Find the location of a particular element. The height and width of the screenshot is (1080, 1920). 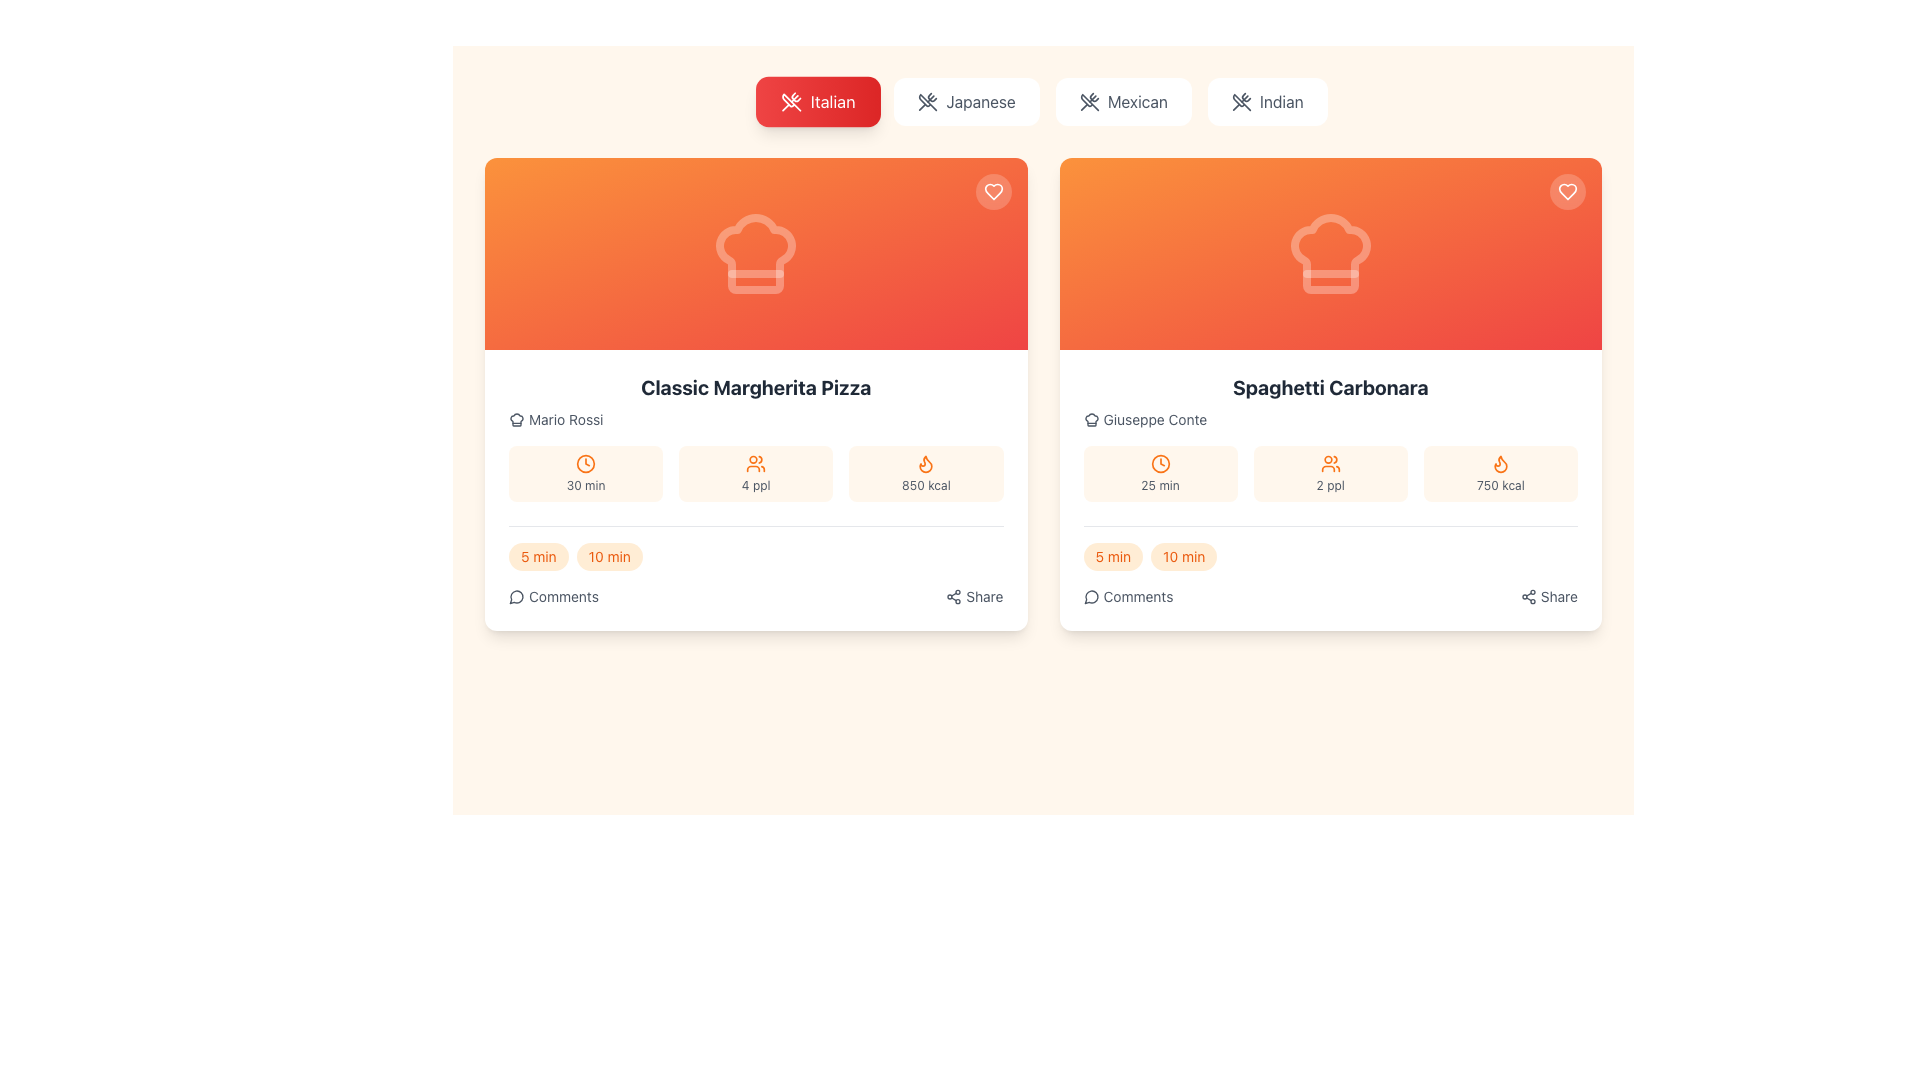

the calorie icon located in the right-side card labeled 'Spaghetti Carbonara', which is positioned to the right of the 'calories' label and numerical value, emphasizing heat or energy consumption is located at coordinates (1500, 464).